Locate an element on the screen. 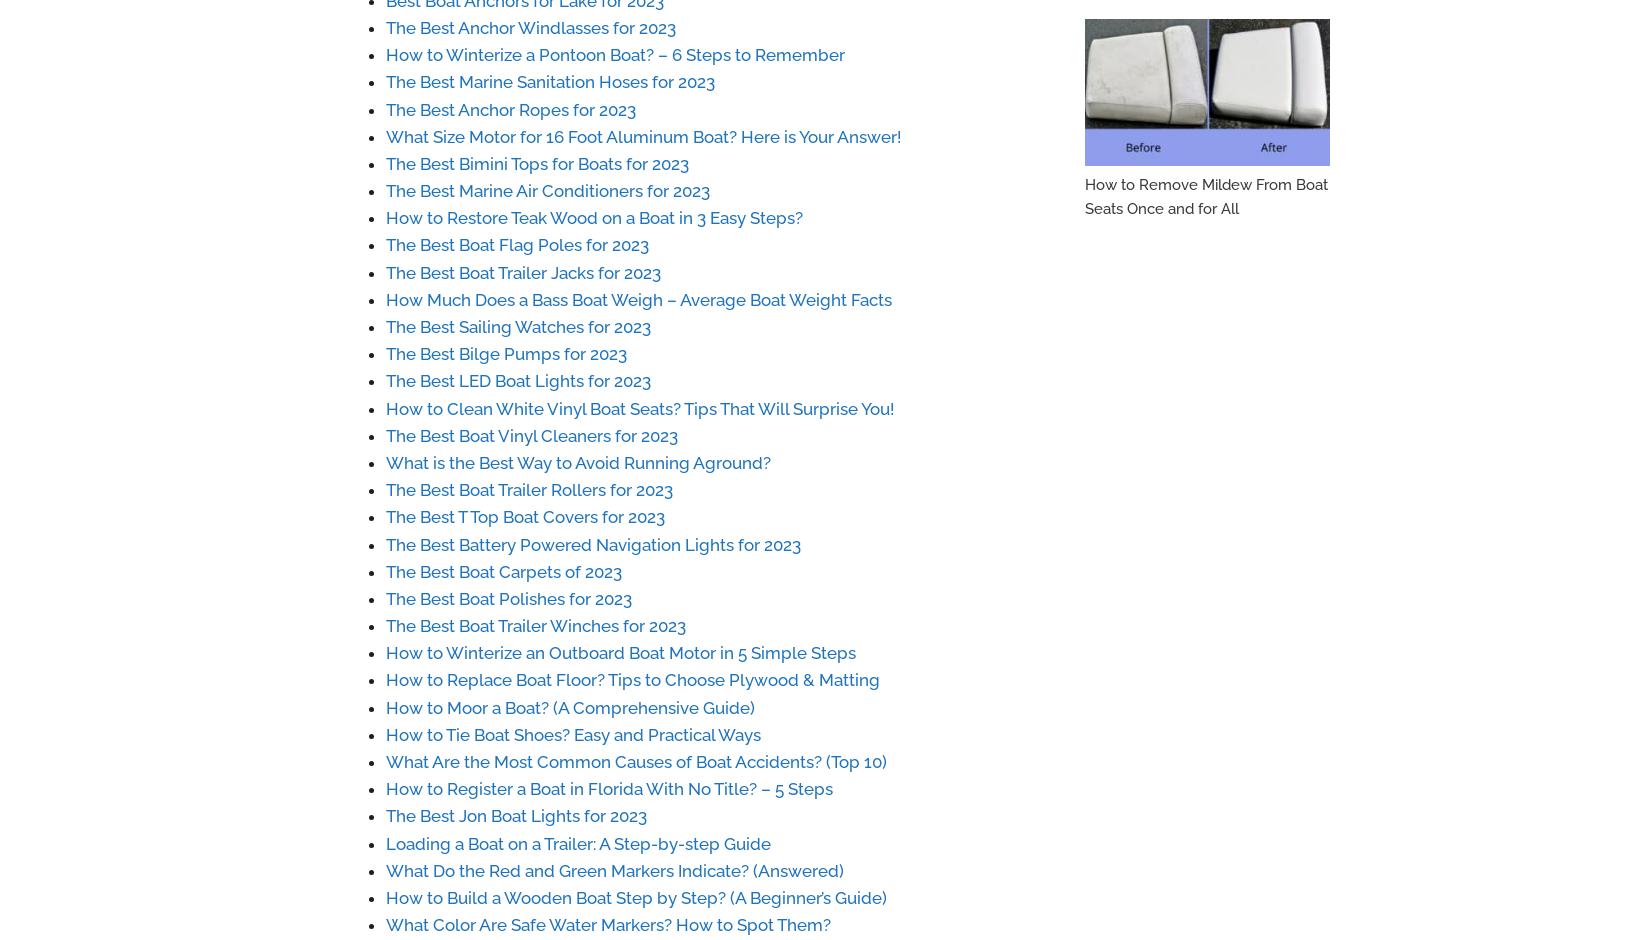 Image resolution: width=1650 pixels, height=940 pixels. 'The Best Boat Trailer Rollers for 2023' is located at coordinates (528, 490).